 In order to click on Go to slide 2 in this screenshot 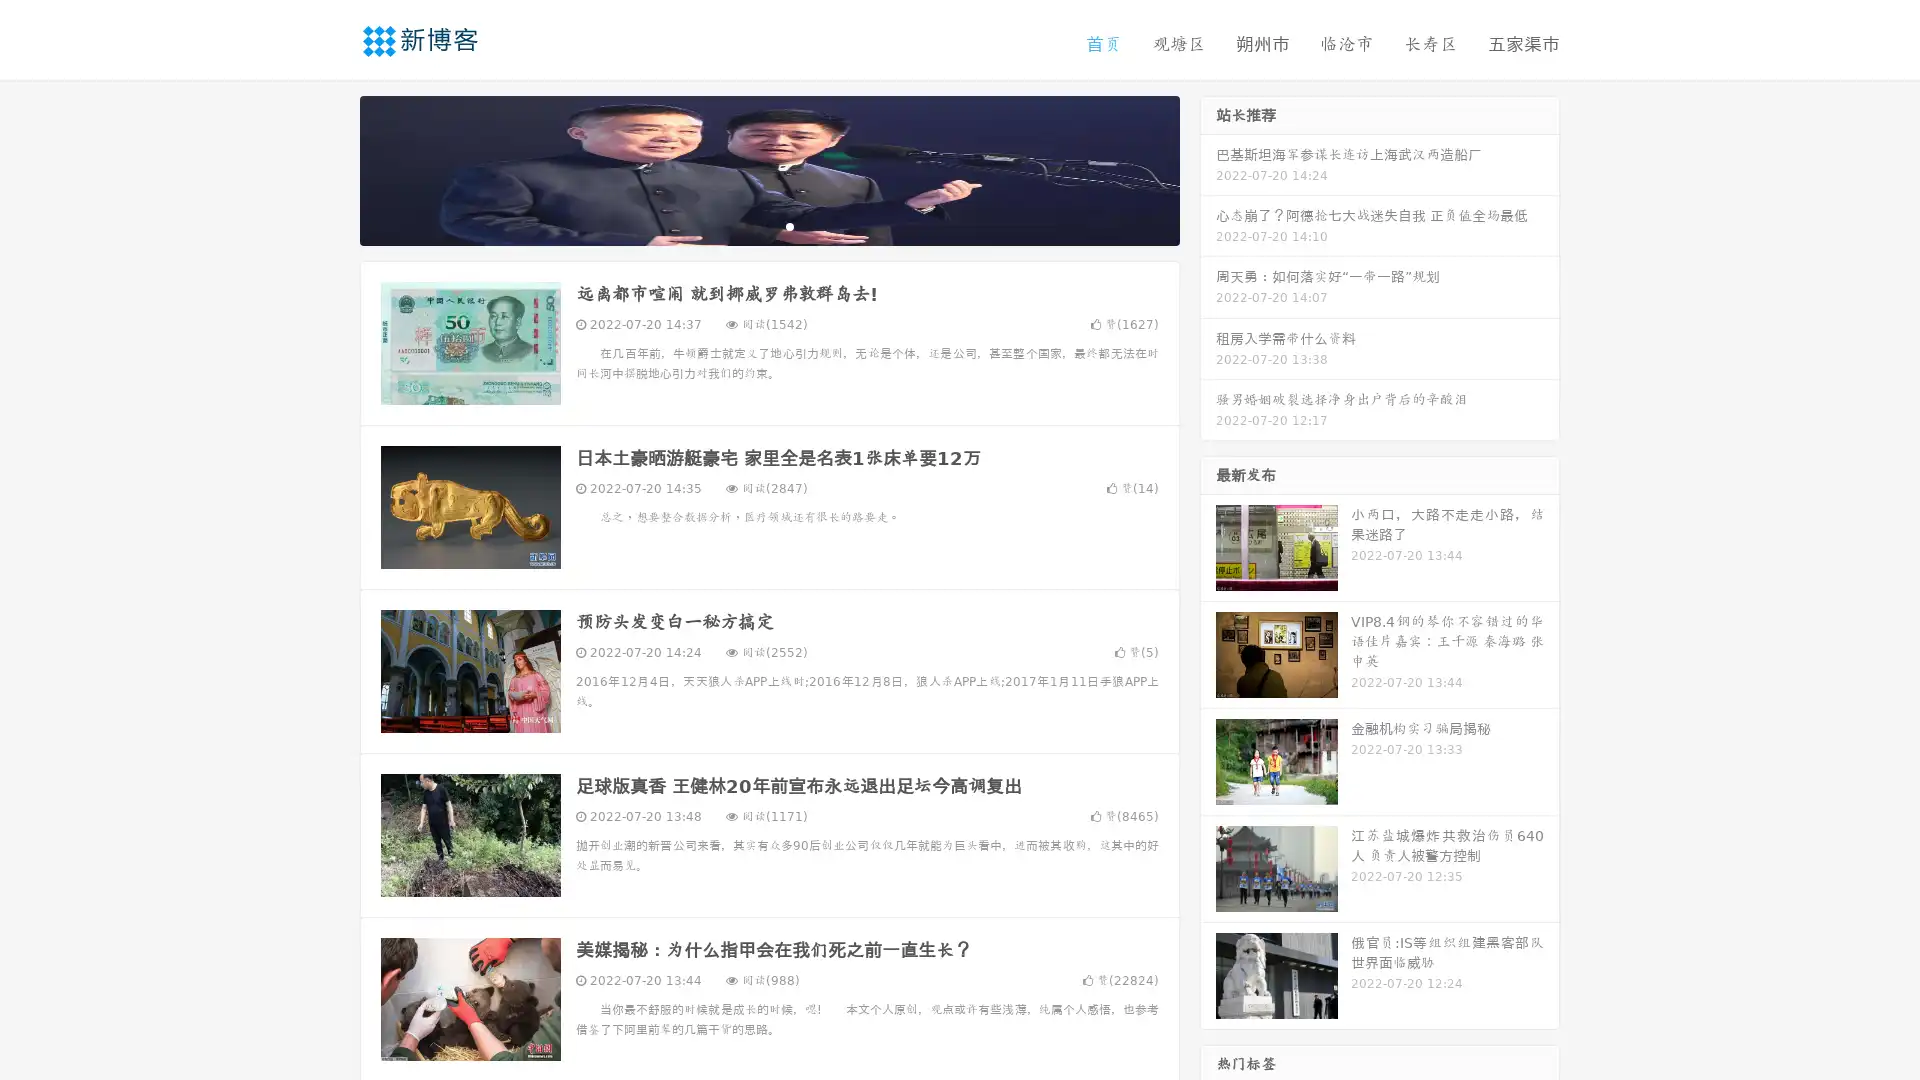, I will do `click(768, 225)`.